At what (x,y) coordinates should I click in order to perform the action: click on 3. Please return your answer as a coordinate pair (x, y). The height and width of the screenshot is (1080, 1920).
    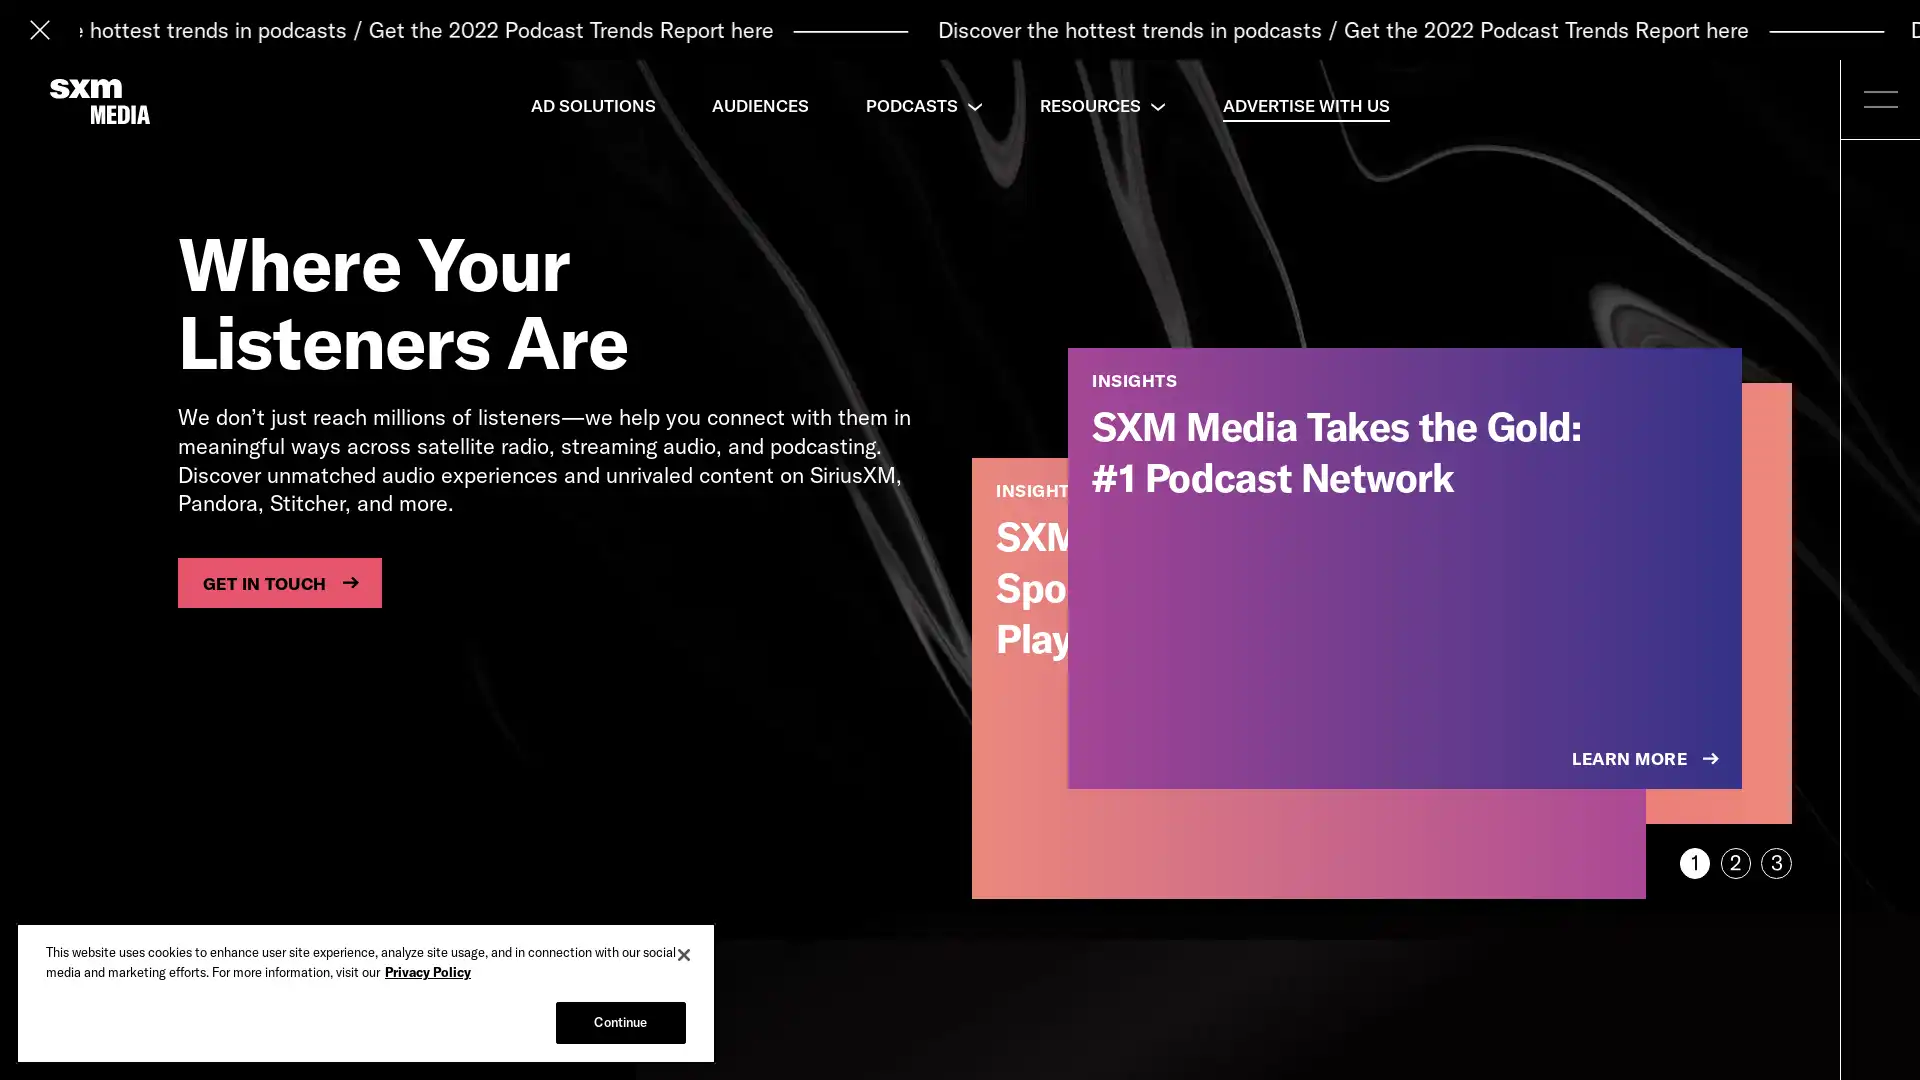
    Looking at the image, I should click on (1776, 862).